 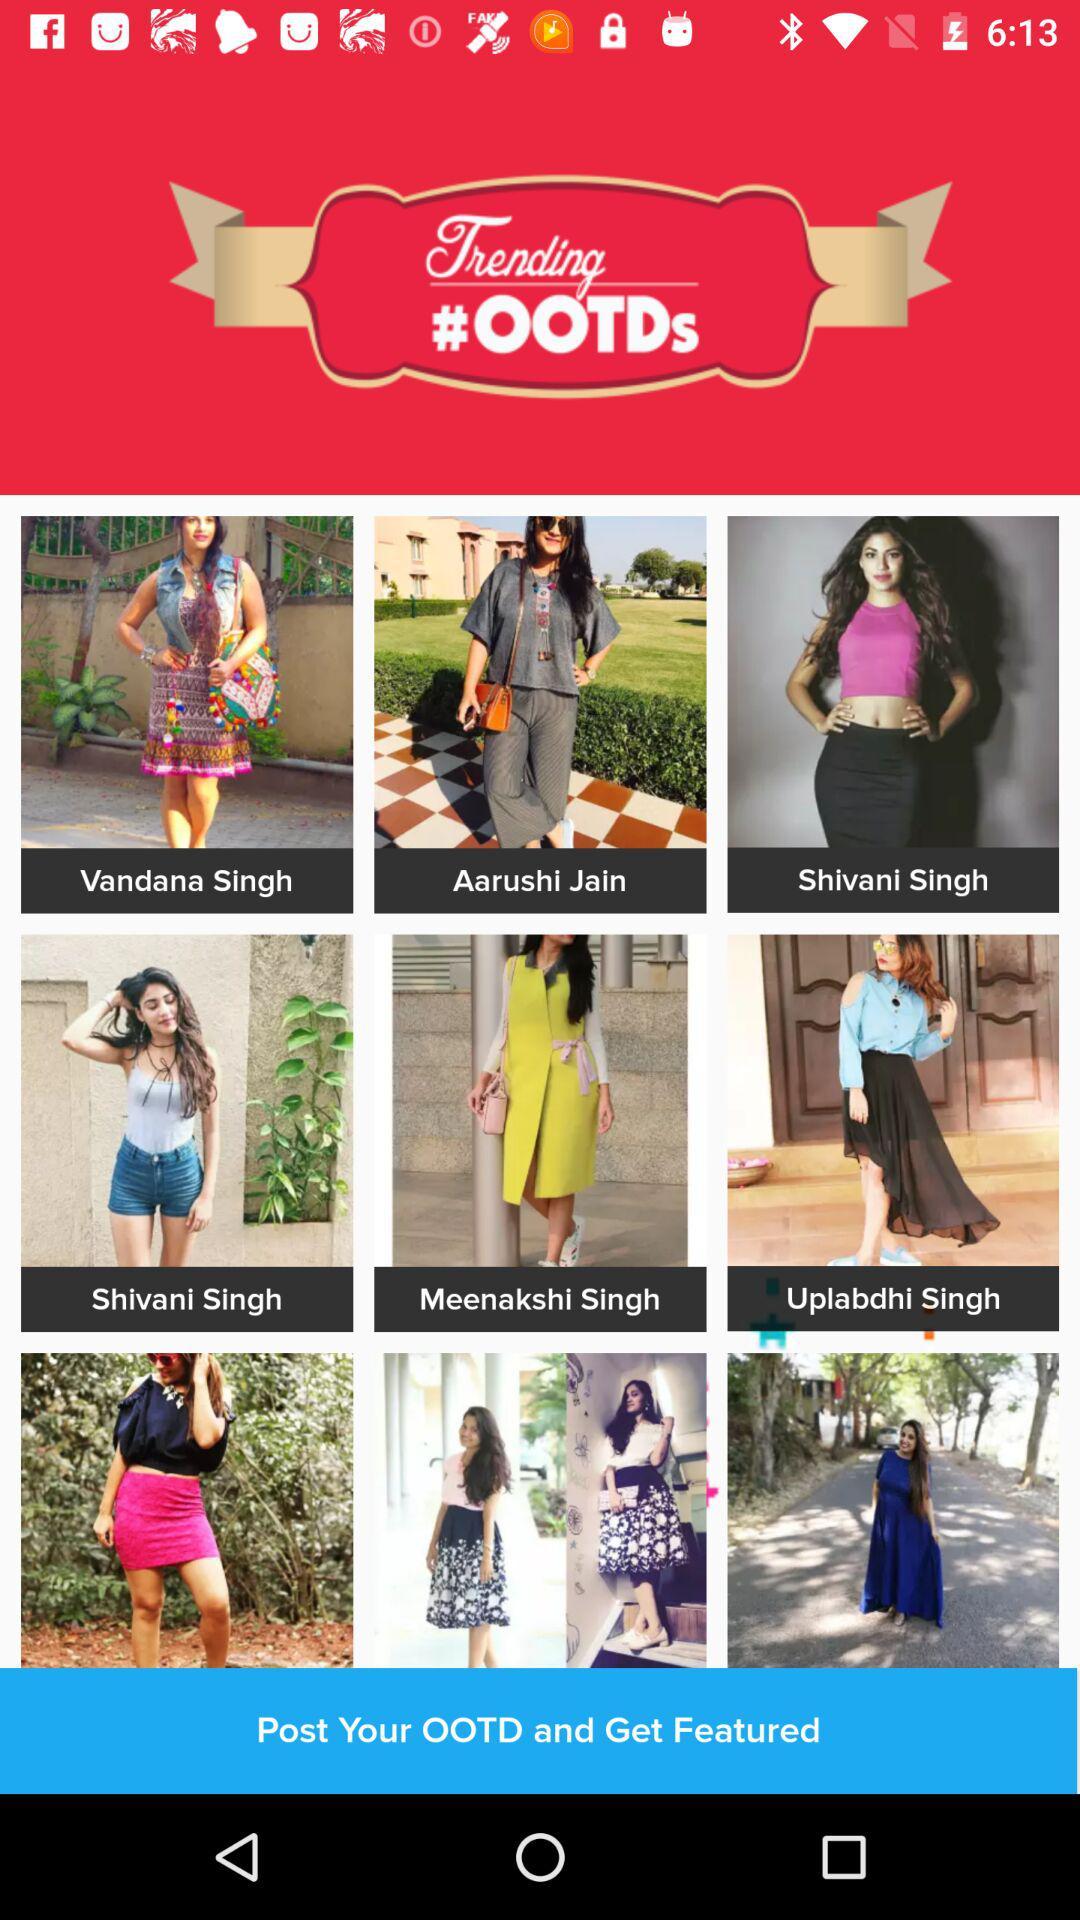 I want to click on click on photo, so click(x=540, y=1519).